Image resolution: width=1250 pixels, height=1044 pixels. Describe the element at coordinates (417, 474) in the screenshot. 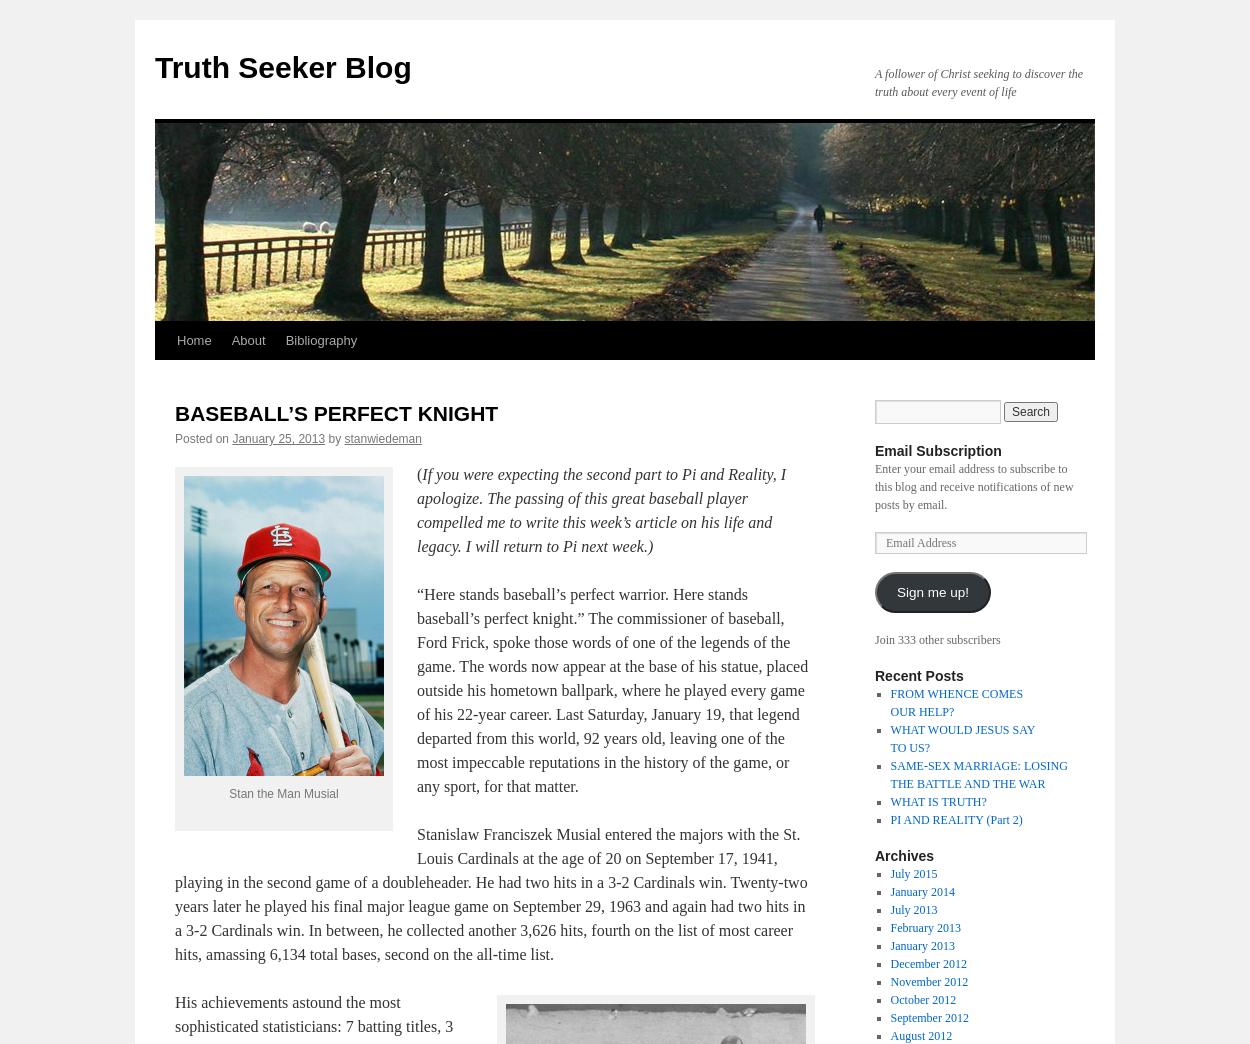

I see `'('` at that location.